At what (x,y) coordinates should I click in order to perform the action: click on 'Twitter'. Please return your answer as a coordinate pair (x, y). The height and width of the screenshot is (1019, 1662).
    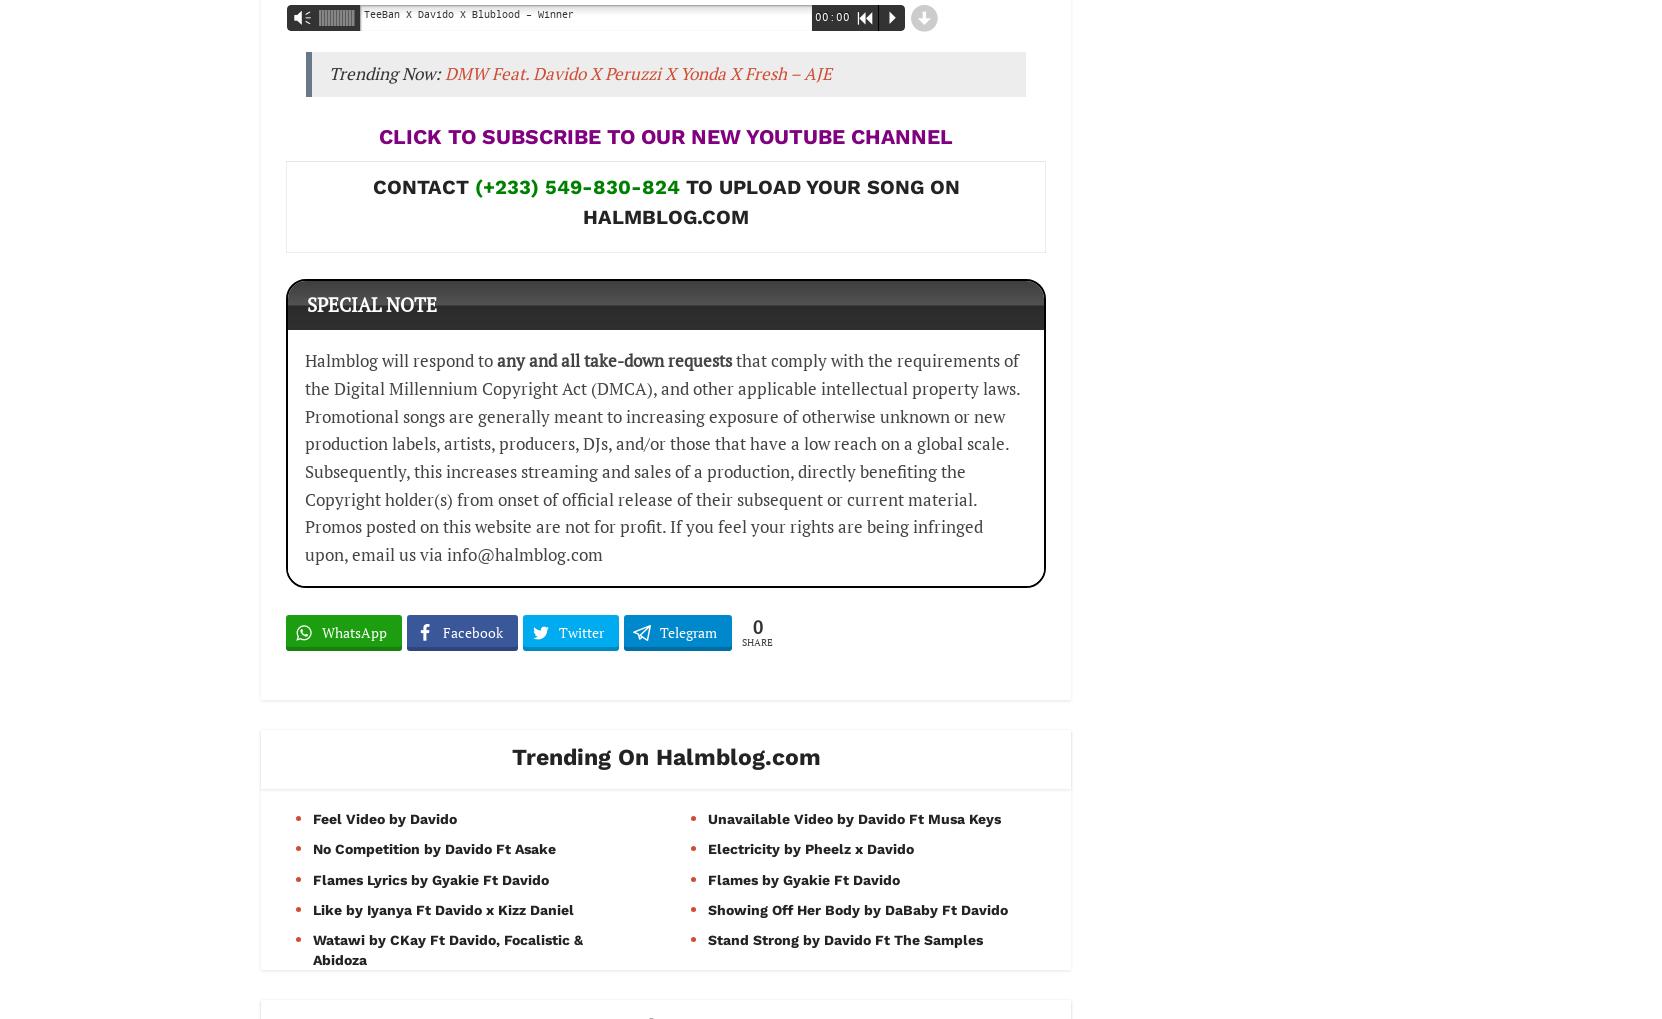
    Looking at the image, I should click on (580, 632).